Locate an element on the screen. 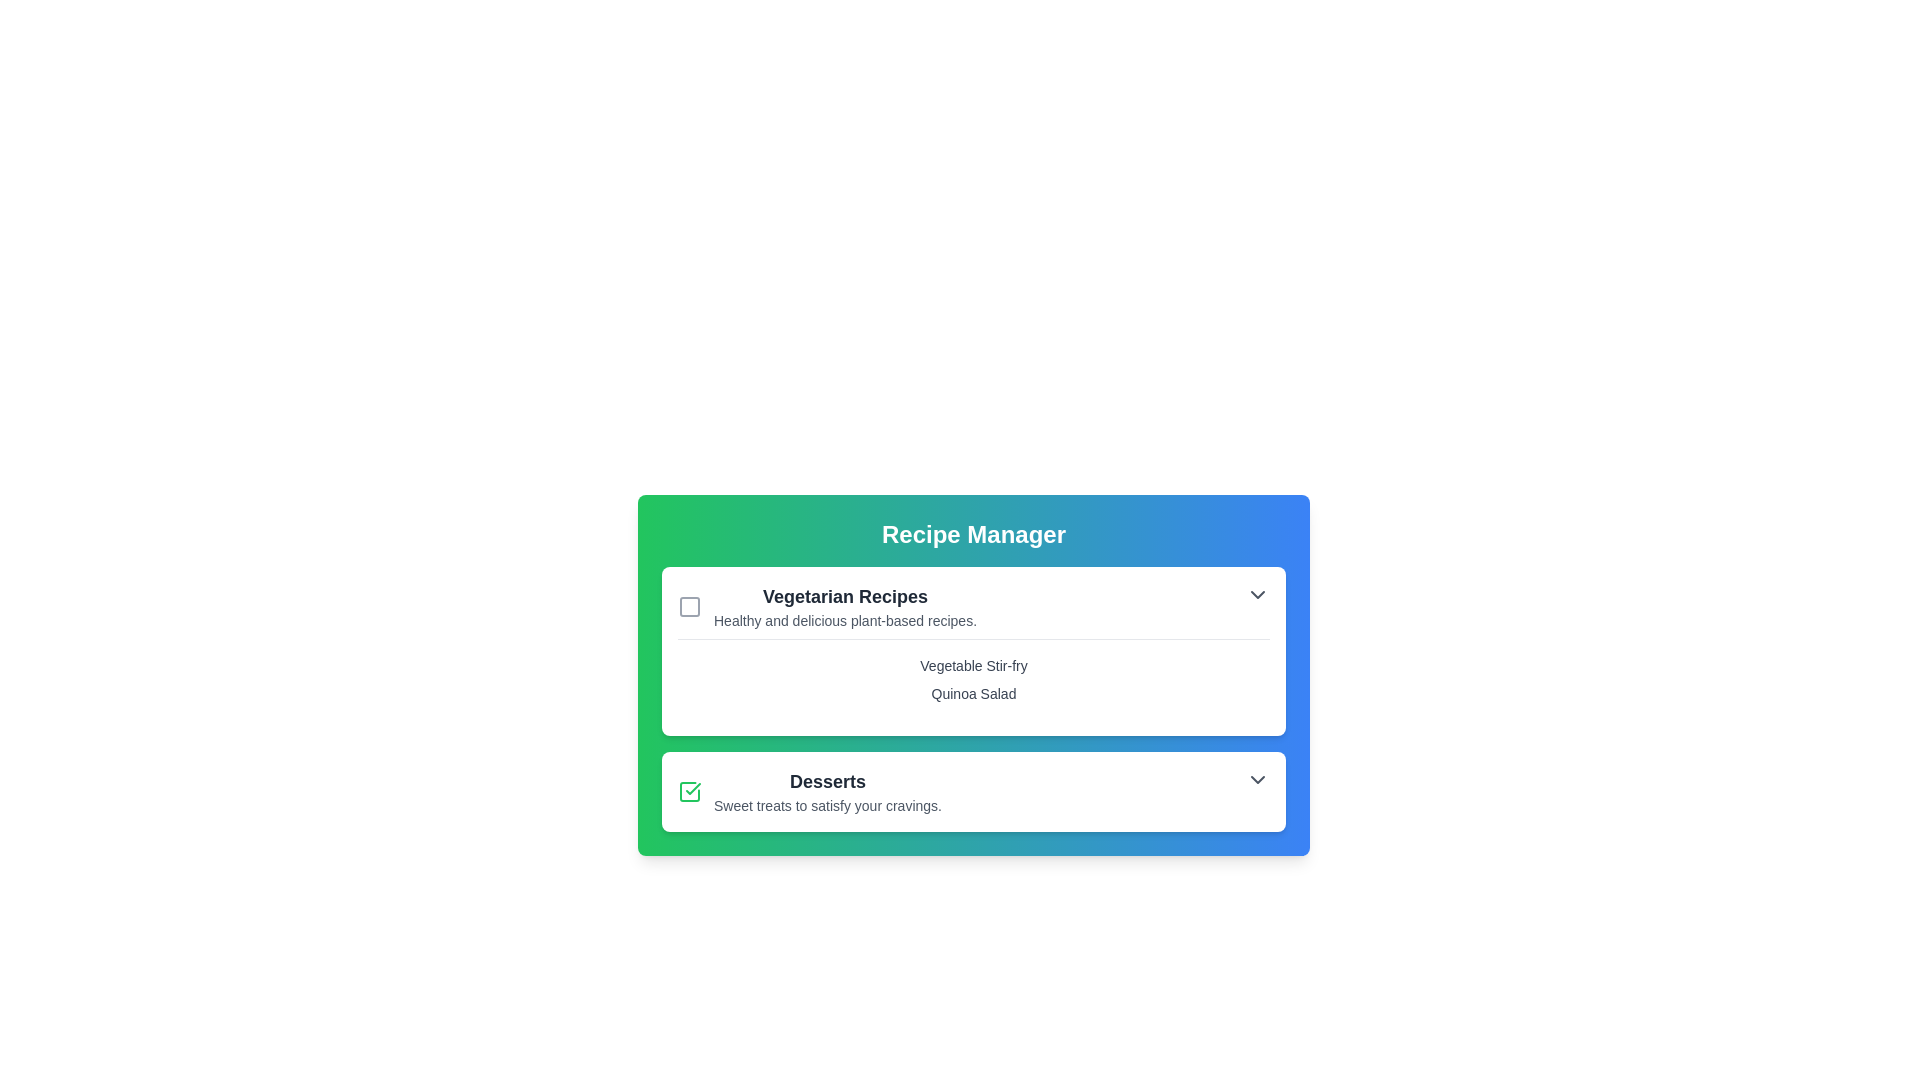 The height and width of the screenshot is (1080, 1920). the text block titled 'Vegetarian Recipes' that includes a subtitle 'Healthy and delicious plant-based recipes.' located in the middle of the interface under 'Recipe Manager.' is located at coordinates (845, 605).